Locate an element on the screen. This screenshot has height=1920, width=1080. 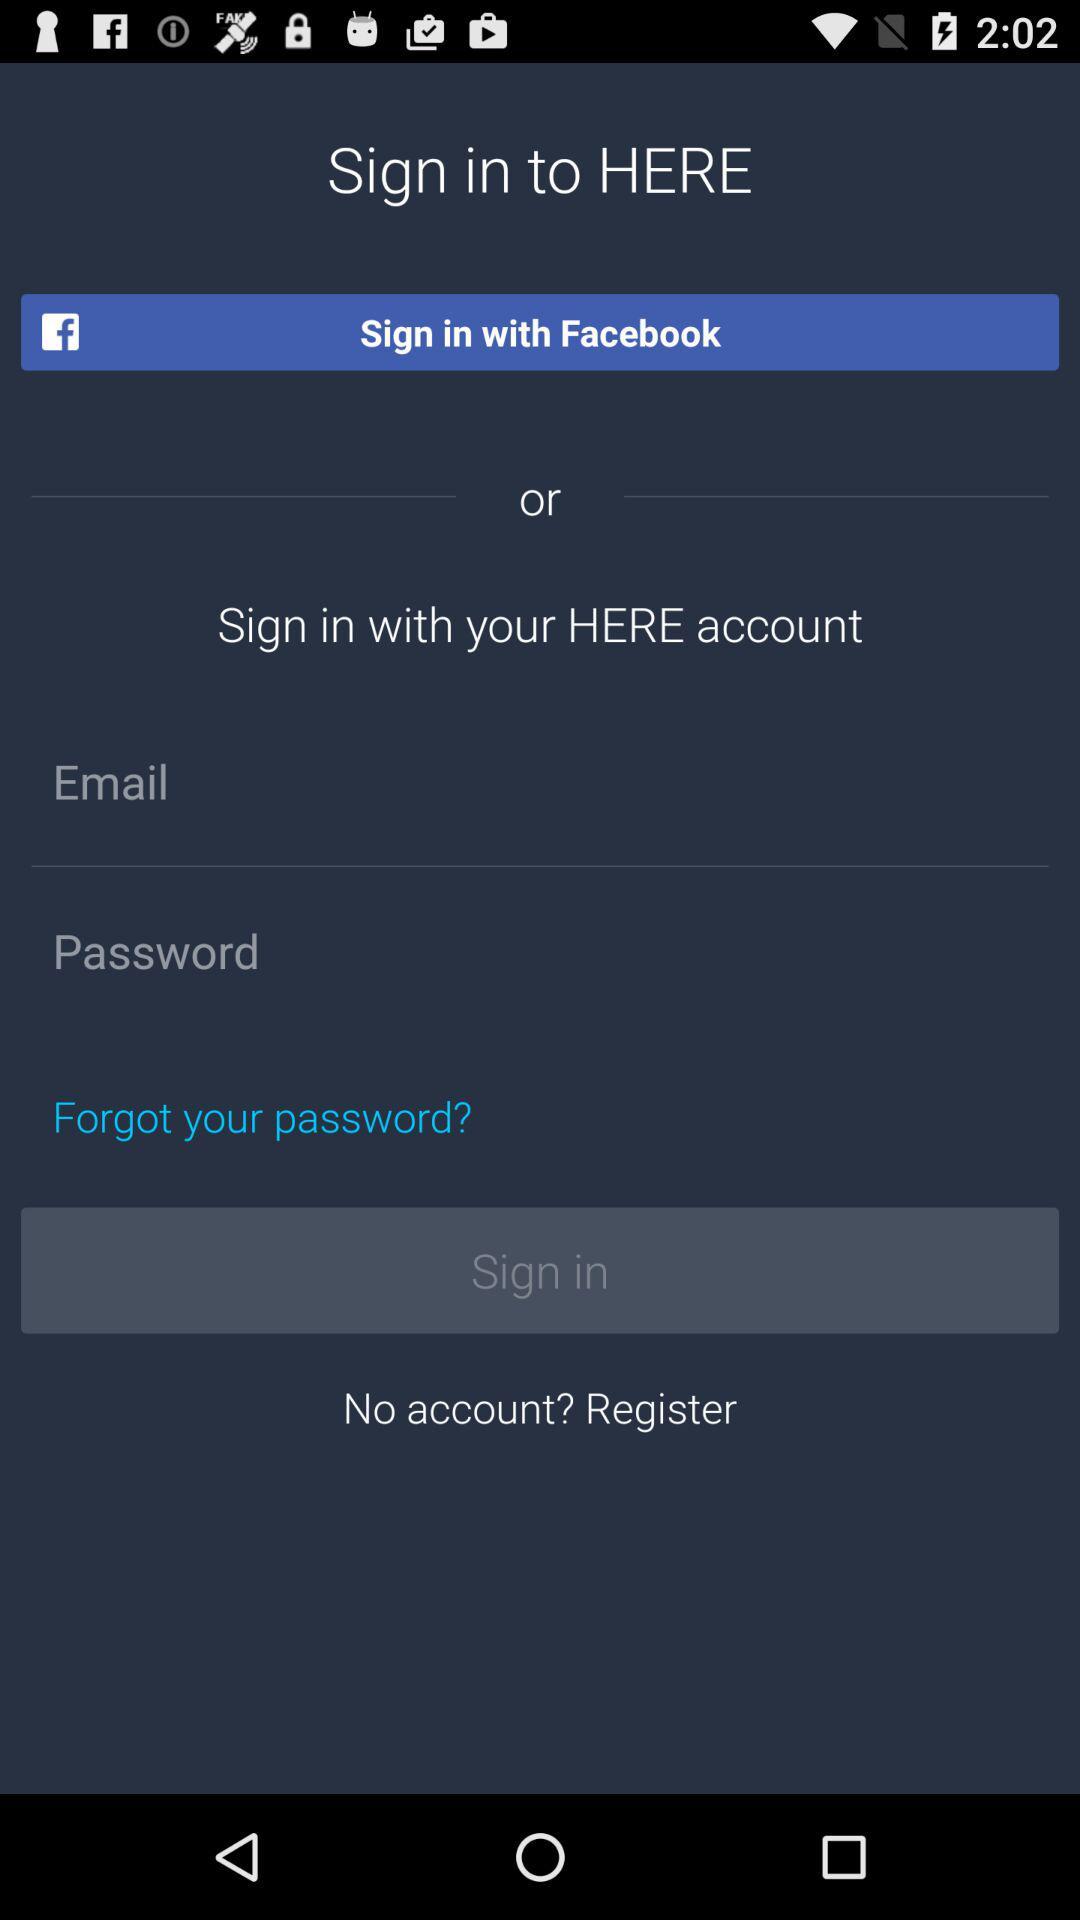
the forgot your password? is located at coordinates (355, 1115).